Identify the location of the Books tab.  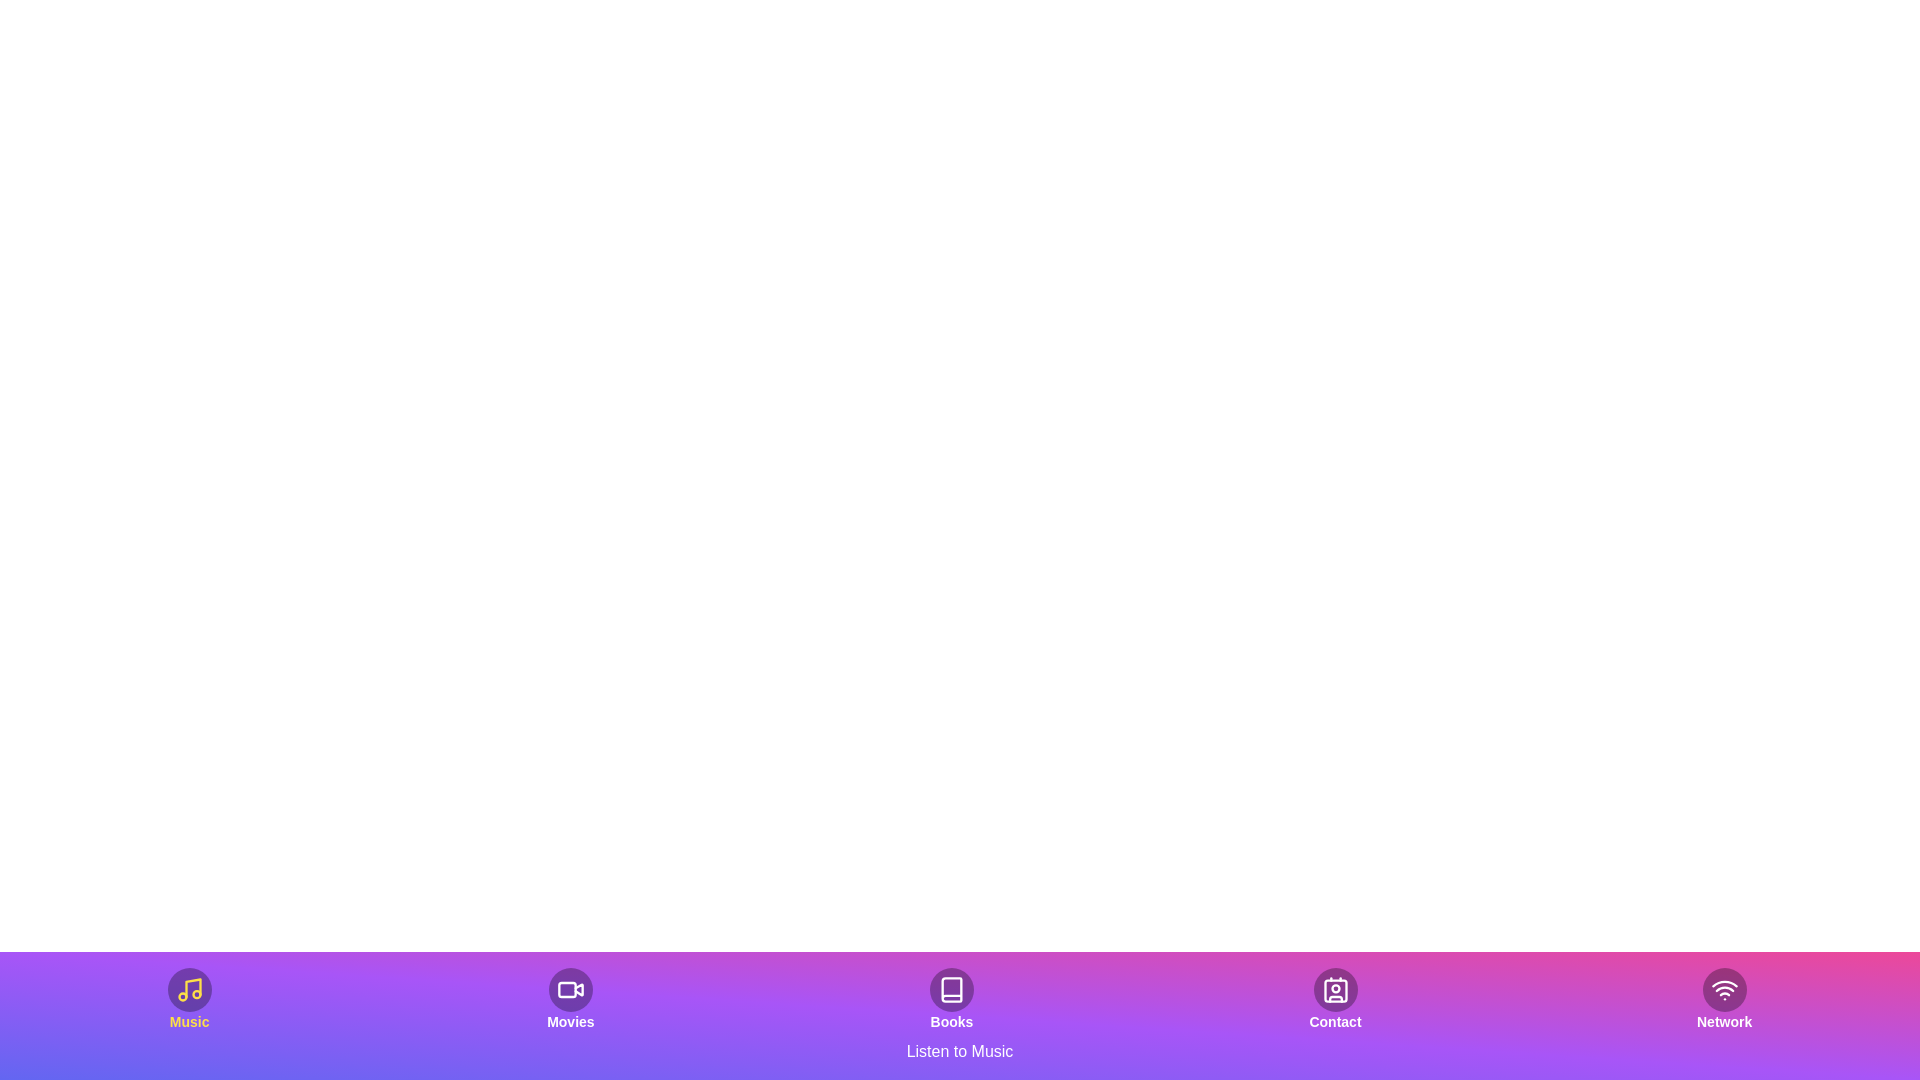
(950, 999).